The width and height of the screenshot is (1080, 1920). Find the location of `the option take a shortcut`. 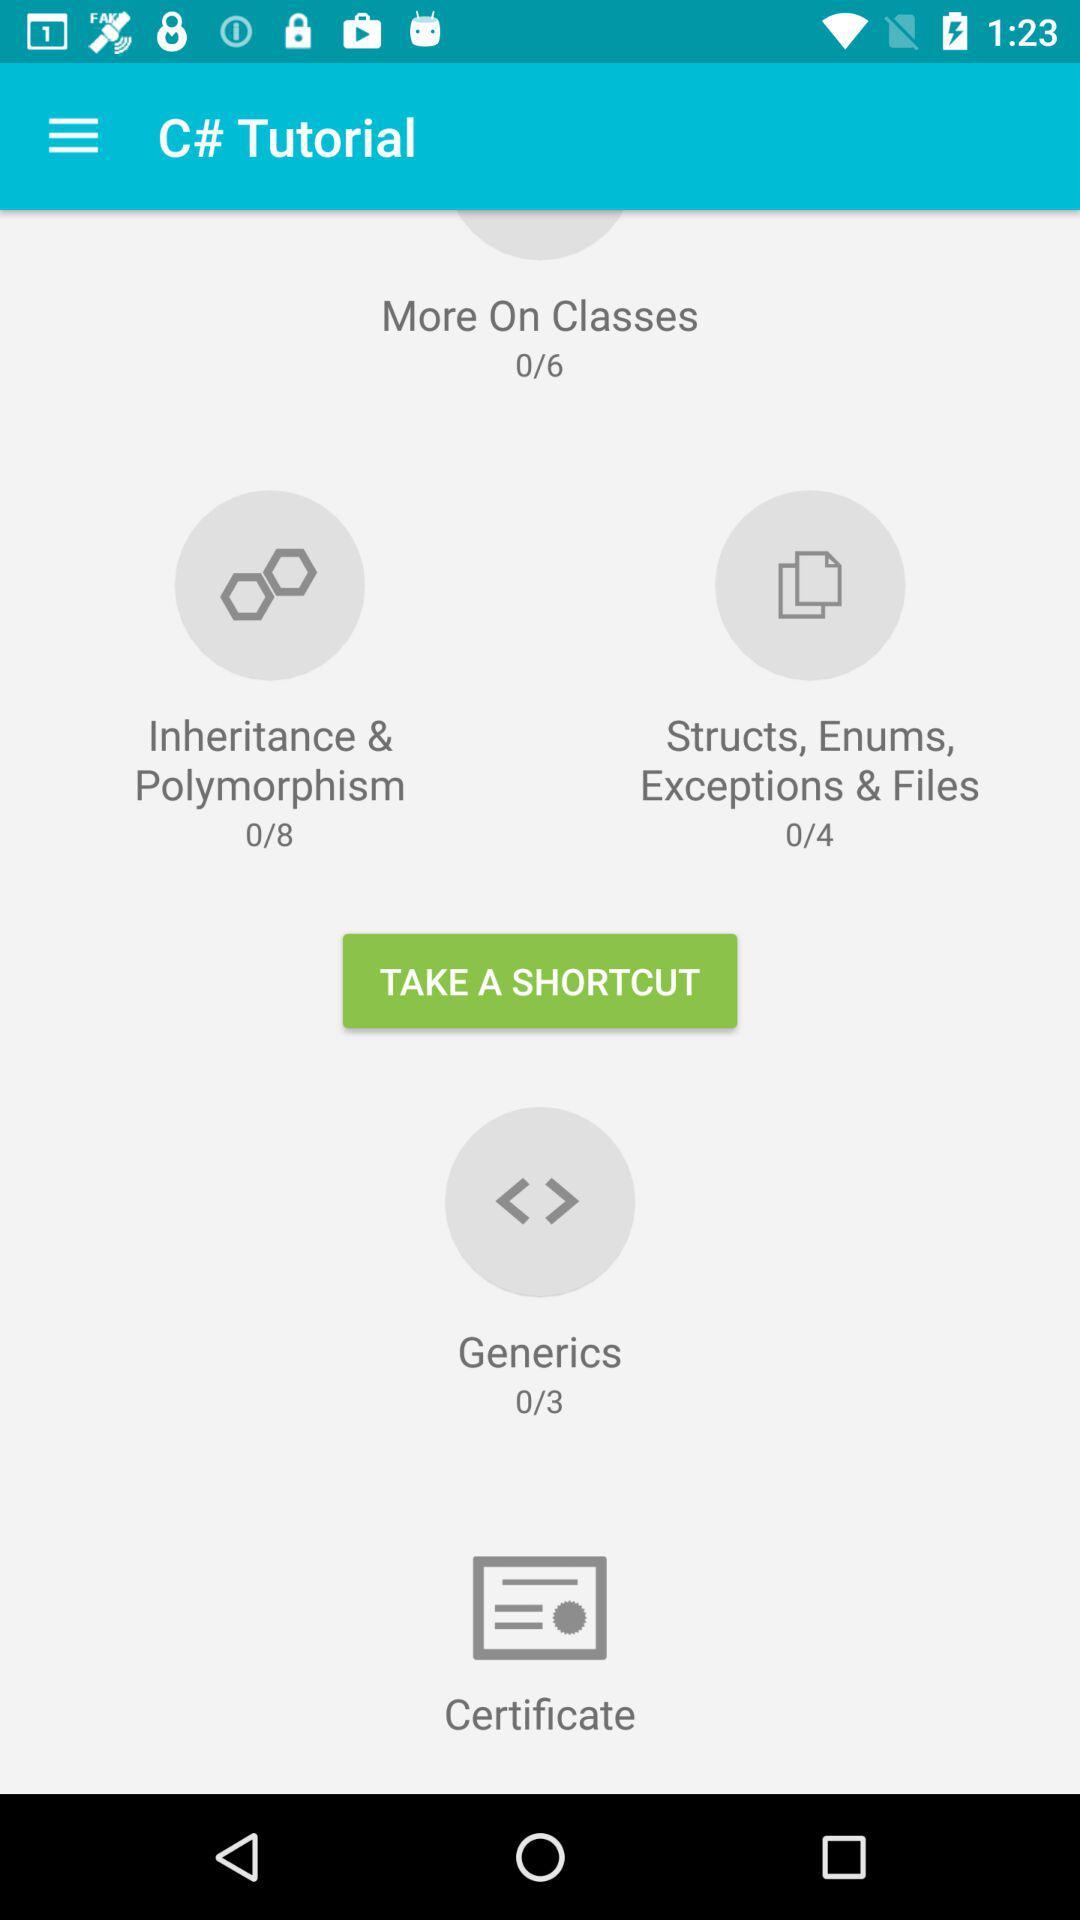

the option take a shortcut is located at coordinates (540, 980).